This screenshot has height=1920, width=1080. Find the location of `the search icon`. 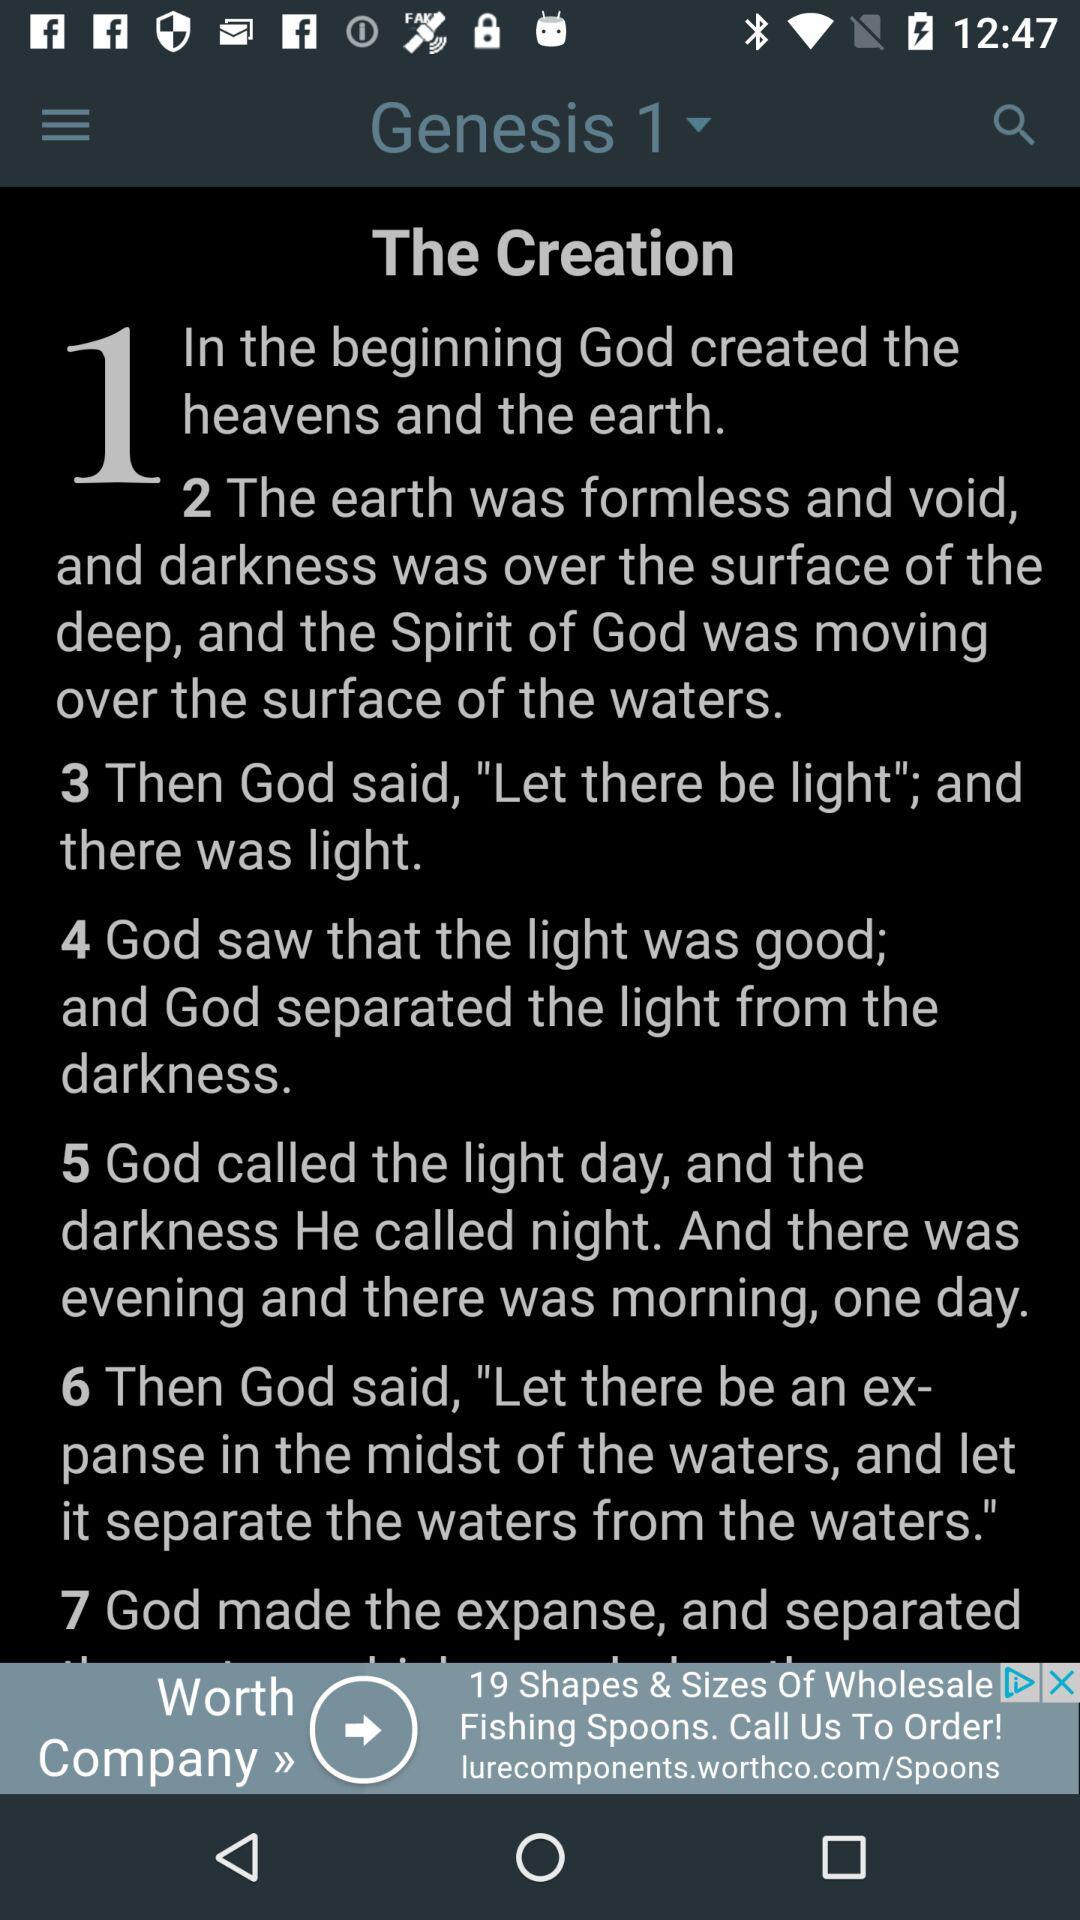

the search icon is located at coordinates (1014, 123).